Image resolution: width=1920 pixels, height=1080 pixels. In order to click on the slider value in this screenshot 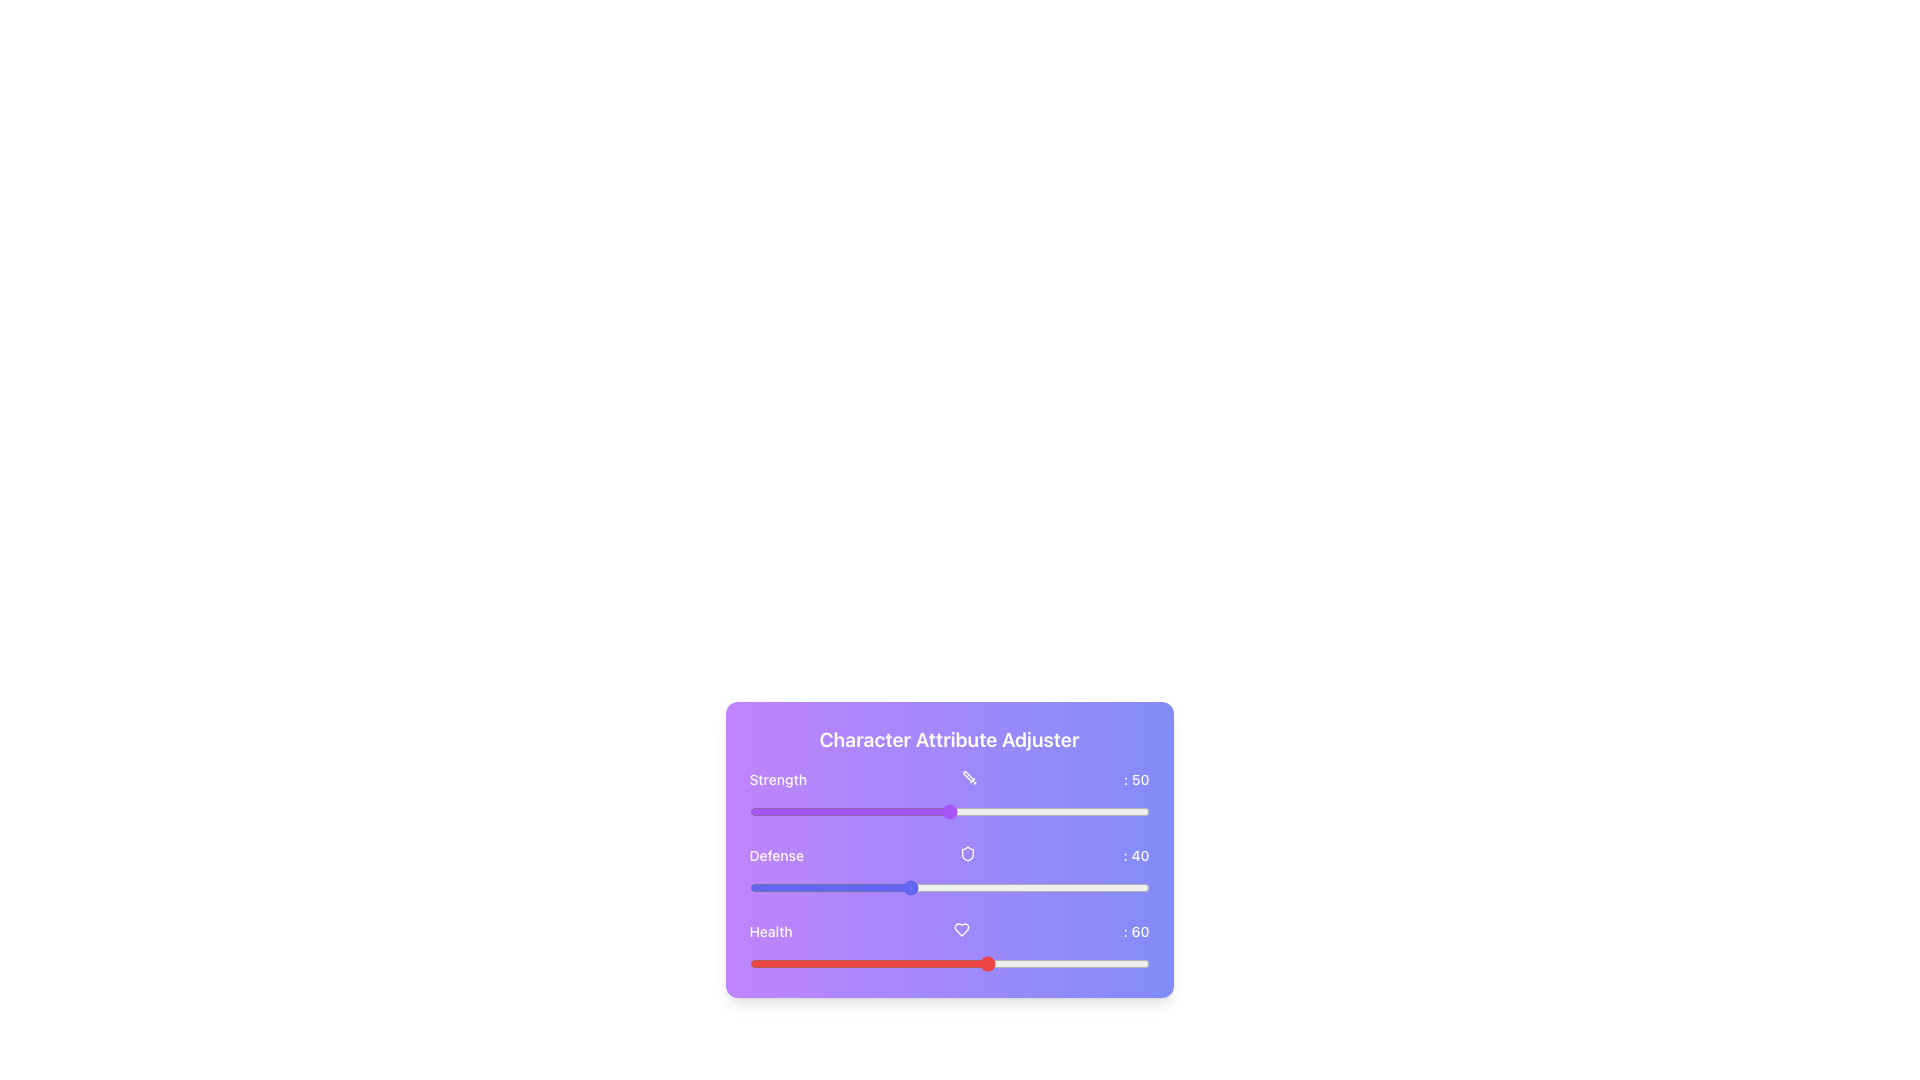, I will do `click(764, 886)`.